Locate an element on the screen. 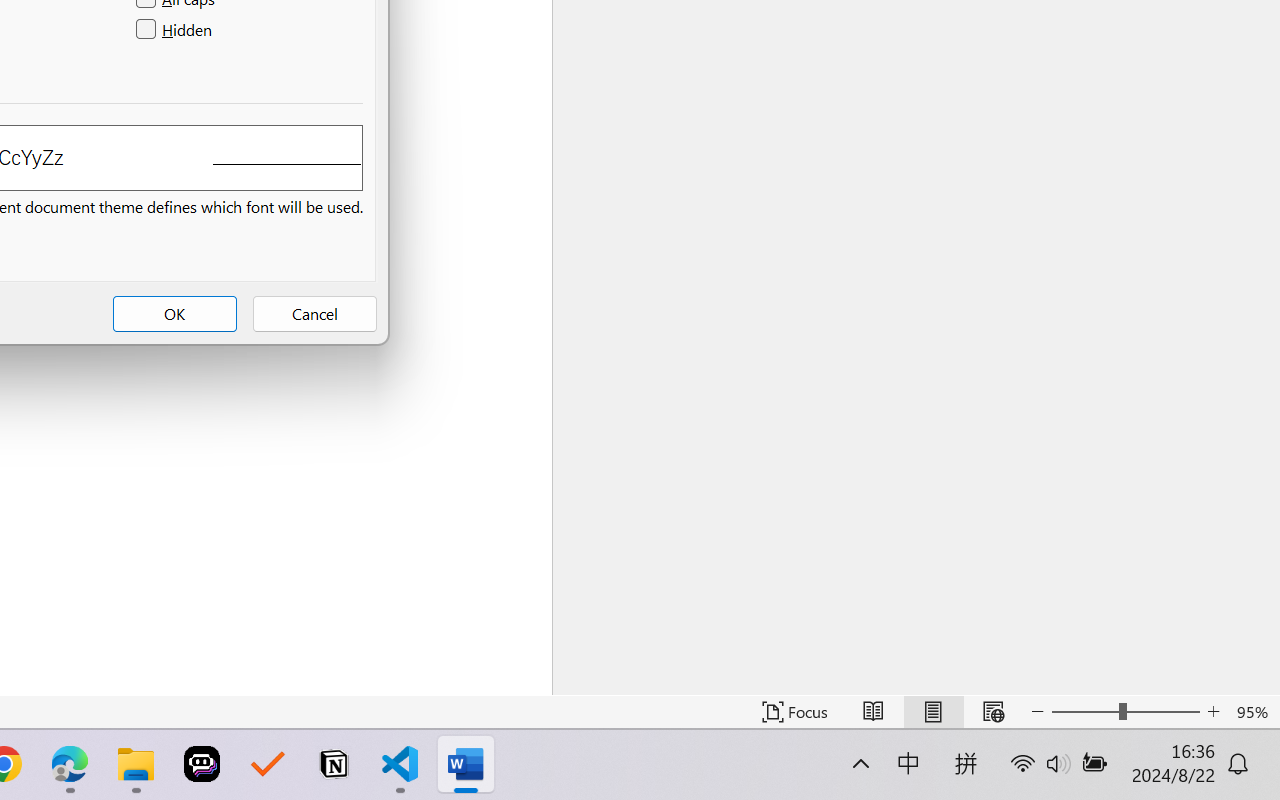  'Hidden' is located at coordinates (176, 30).